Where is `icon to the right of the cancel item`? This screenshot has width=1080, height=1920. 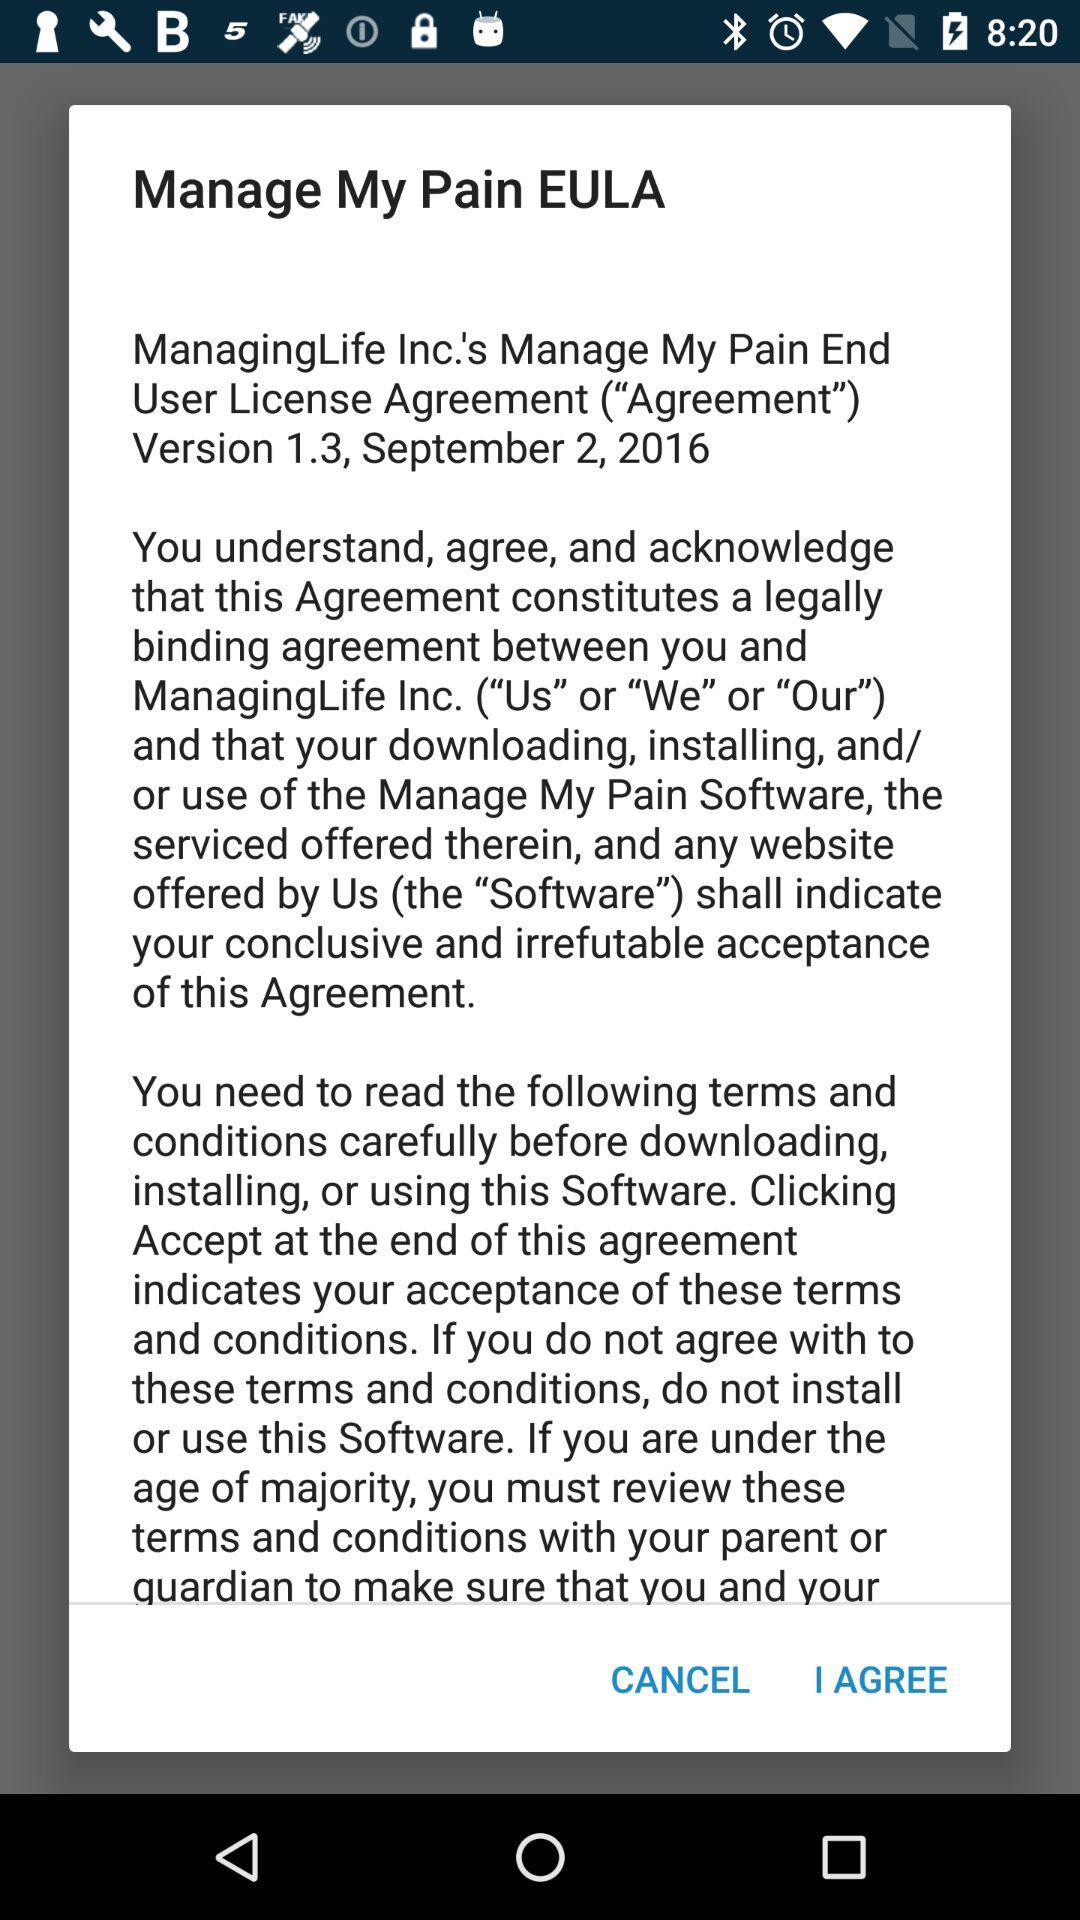
icon to the right of the cancel item is located at coordinates (879, 1678).